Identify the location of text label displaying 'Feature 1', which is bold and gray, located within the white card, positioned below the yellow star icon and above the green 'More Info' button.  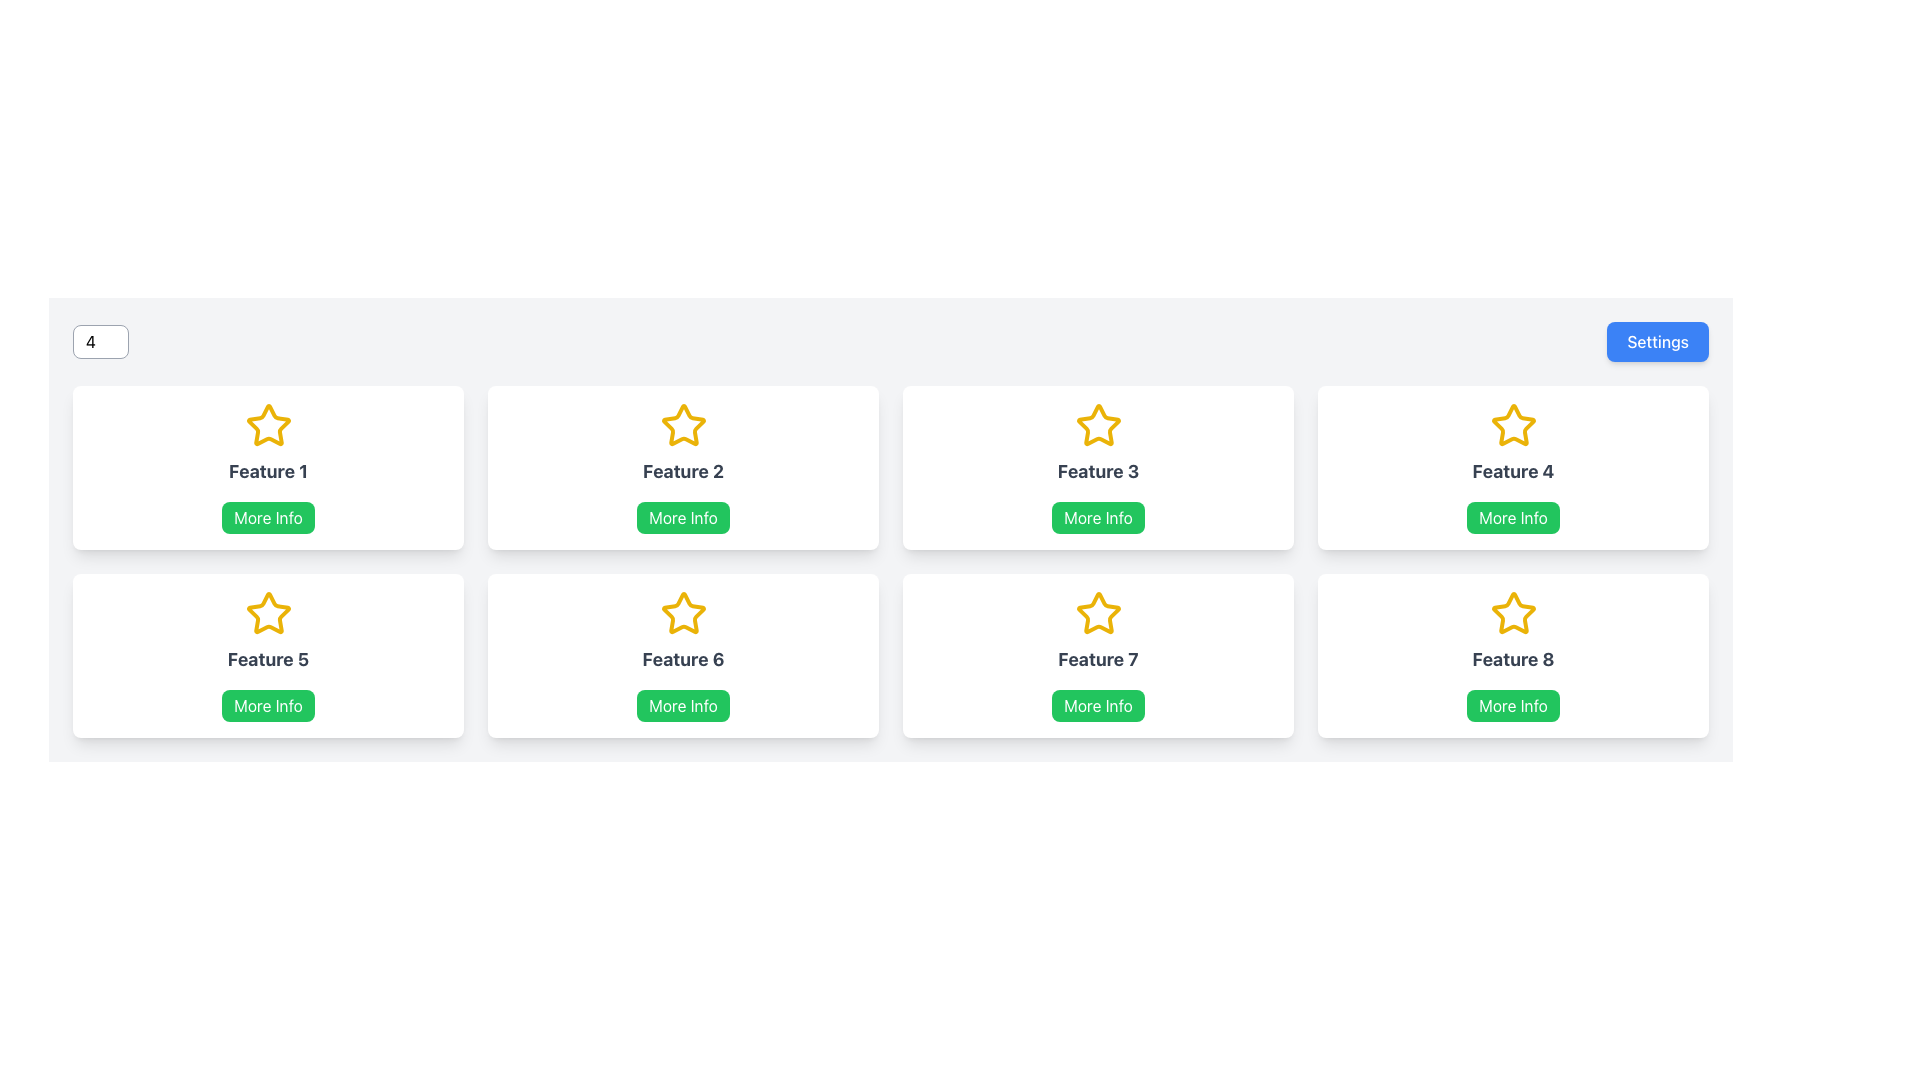
(267, 471).